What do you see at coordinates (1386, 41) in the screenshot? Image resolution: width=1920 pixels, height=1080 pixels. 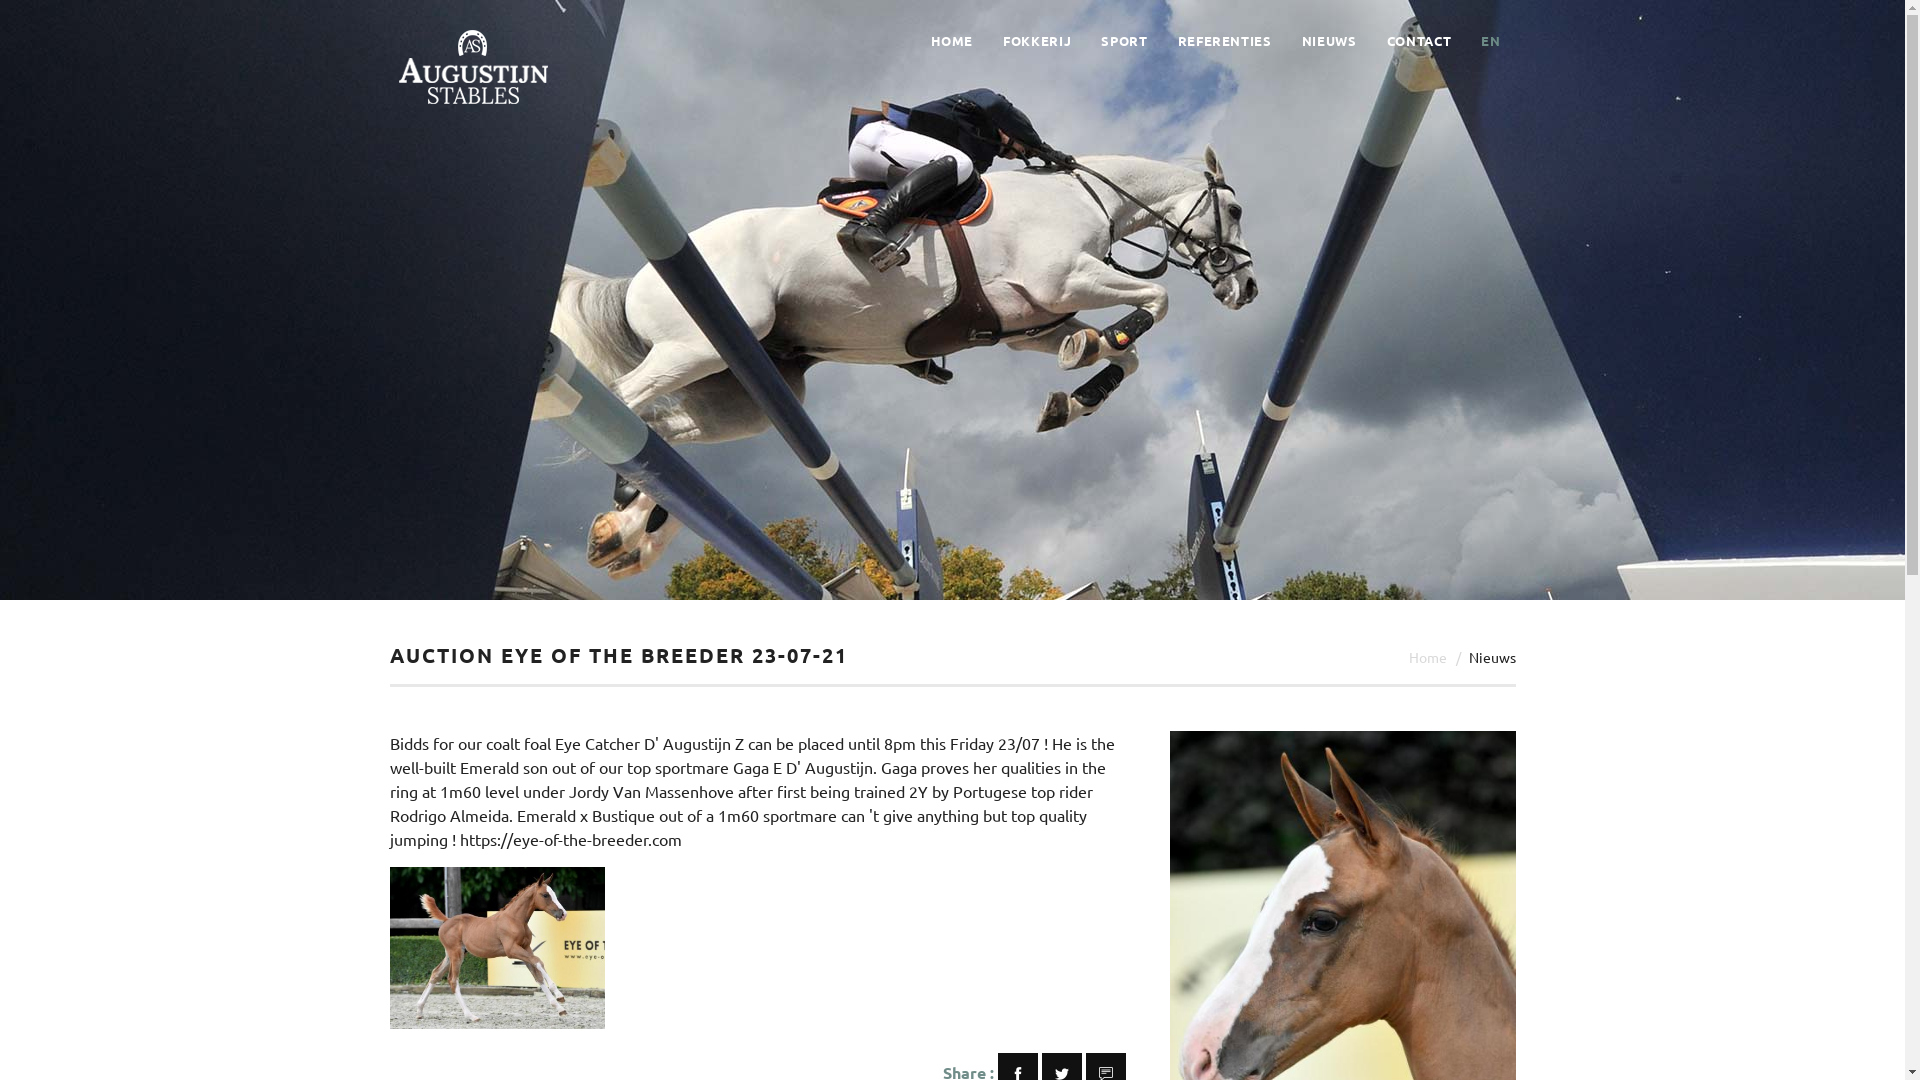 I see `'CONTACT'` at bounding box center [1386, 41].